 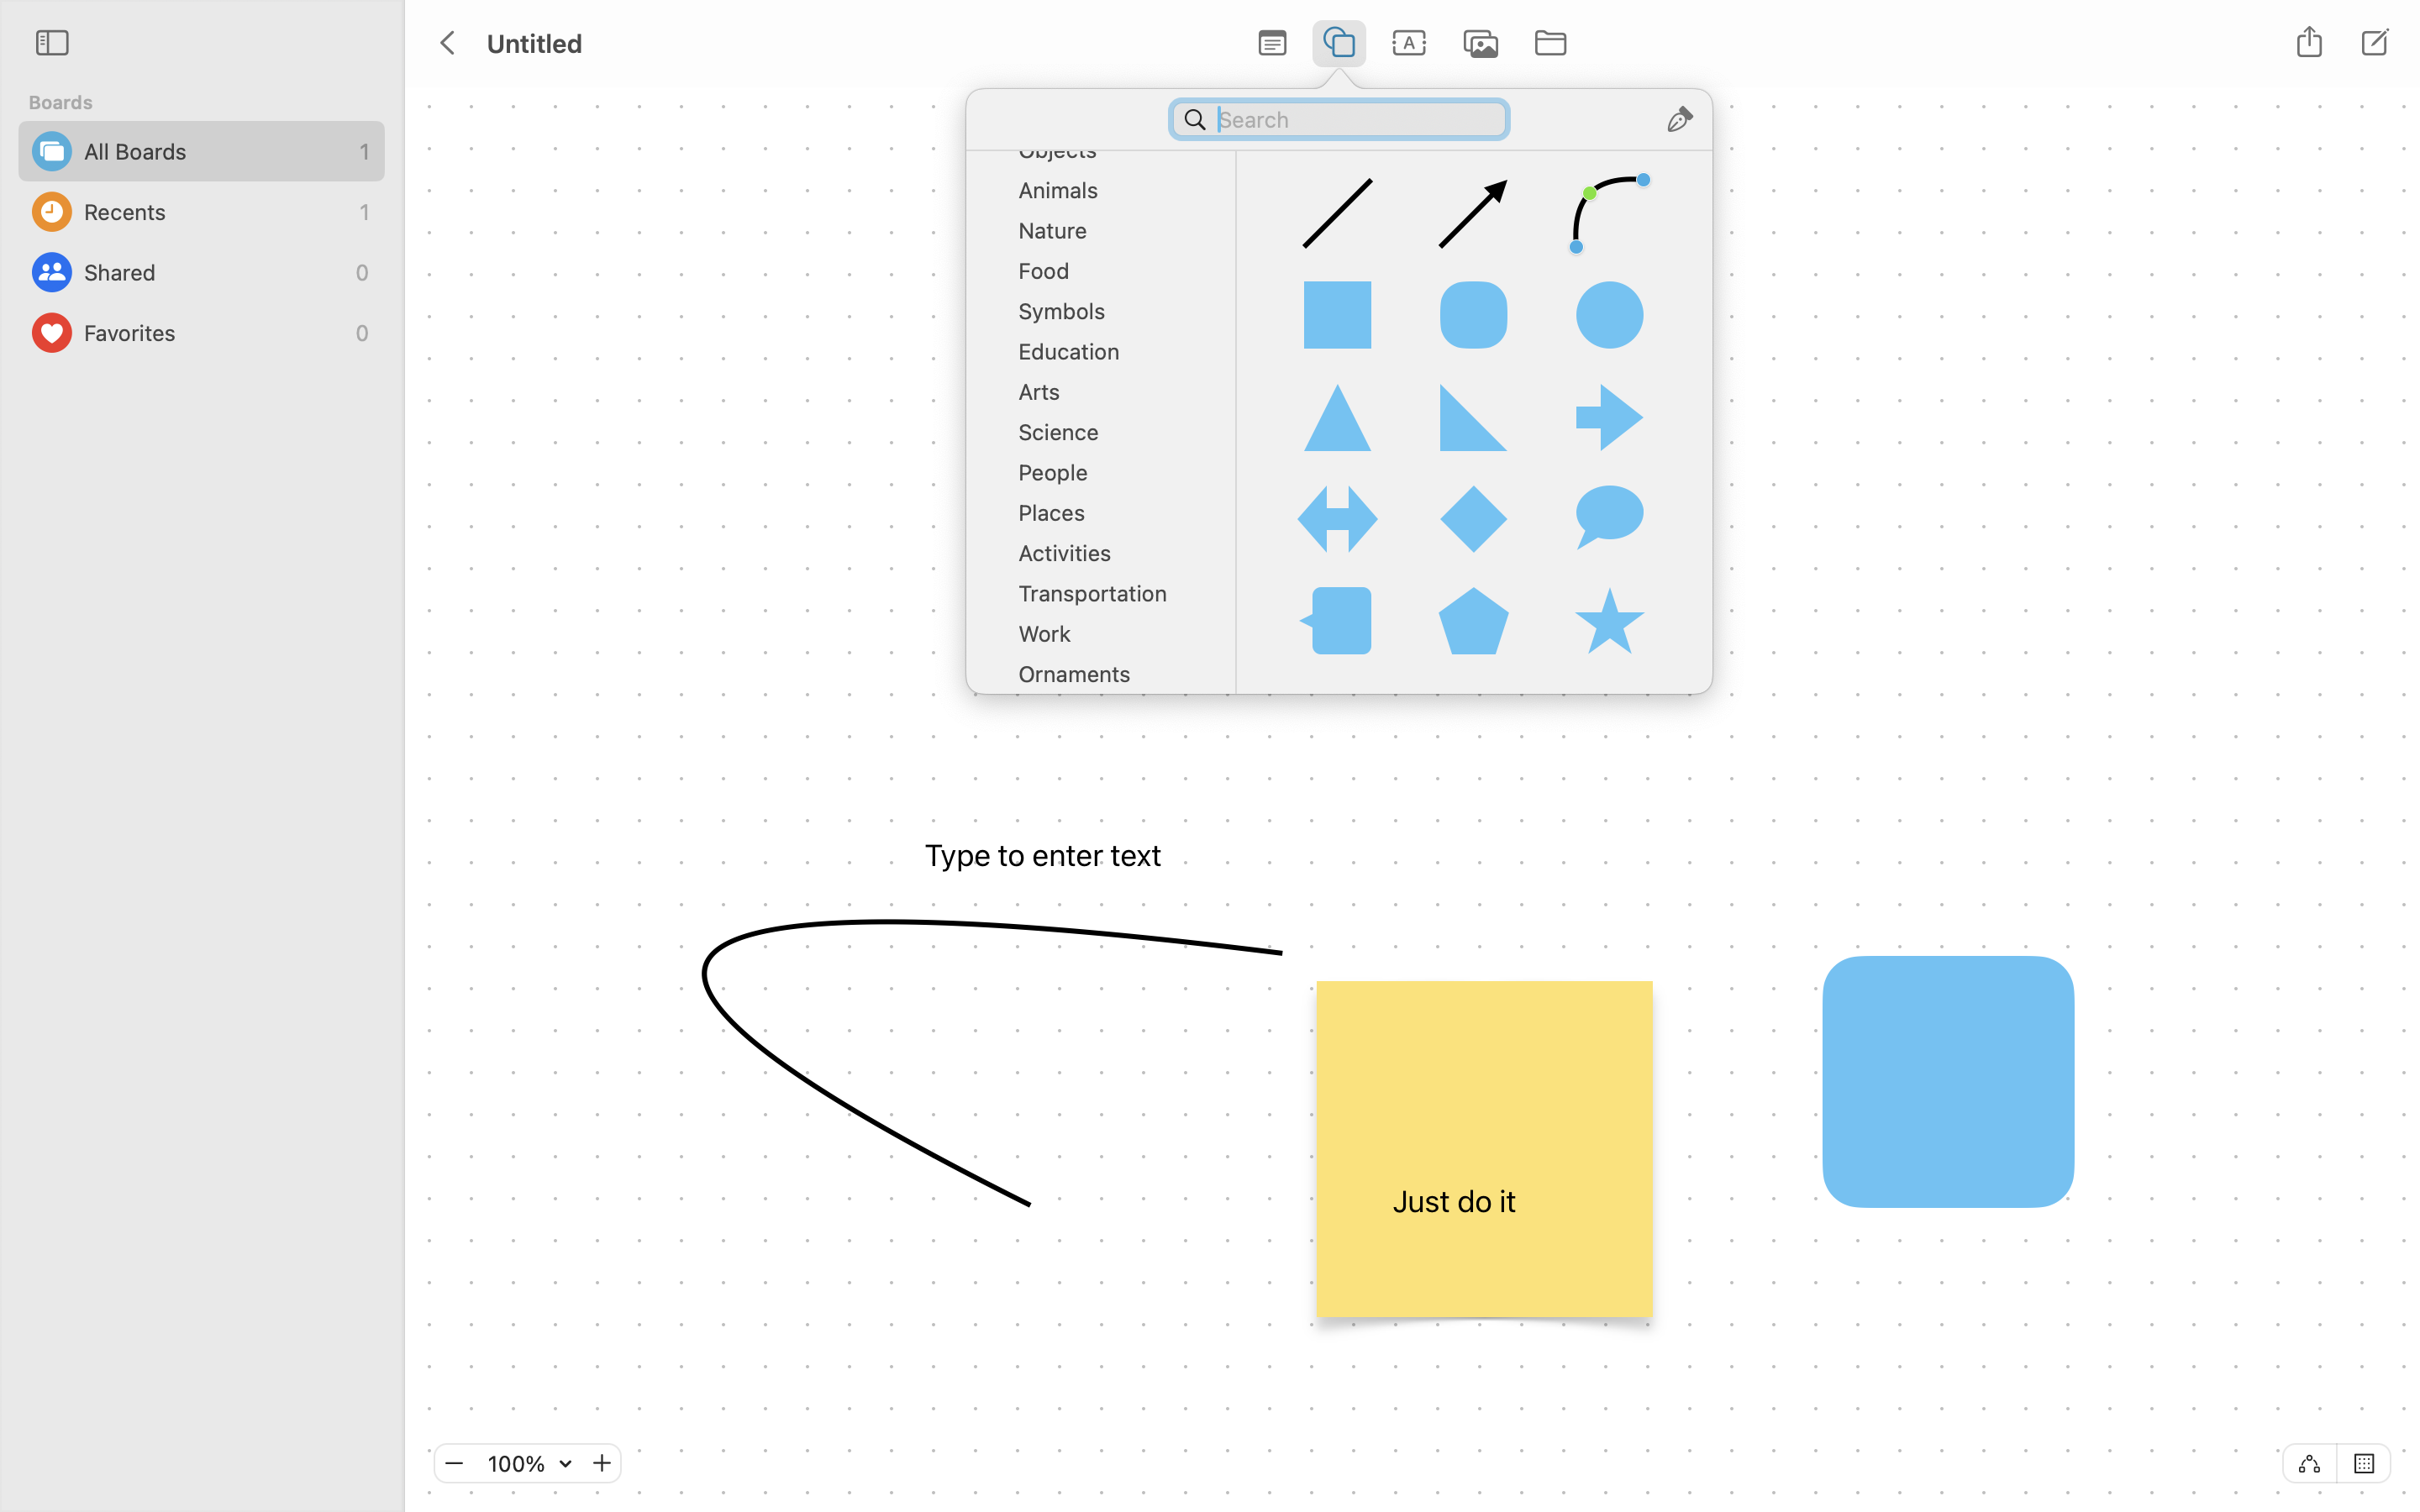 What do you see at coordinates (1107, 680) in the screenshot?
I see `'Ornaments'` at bounding box center [1107, 680].